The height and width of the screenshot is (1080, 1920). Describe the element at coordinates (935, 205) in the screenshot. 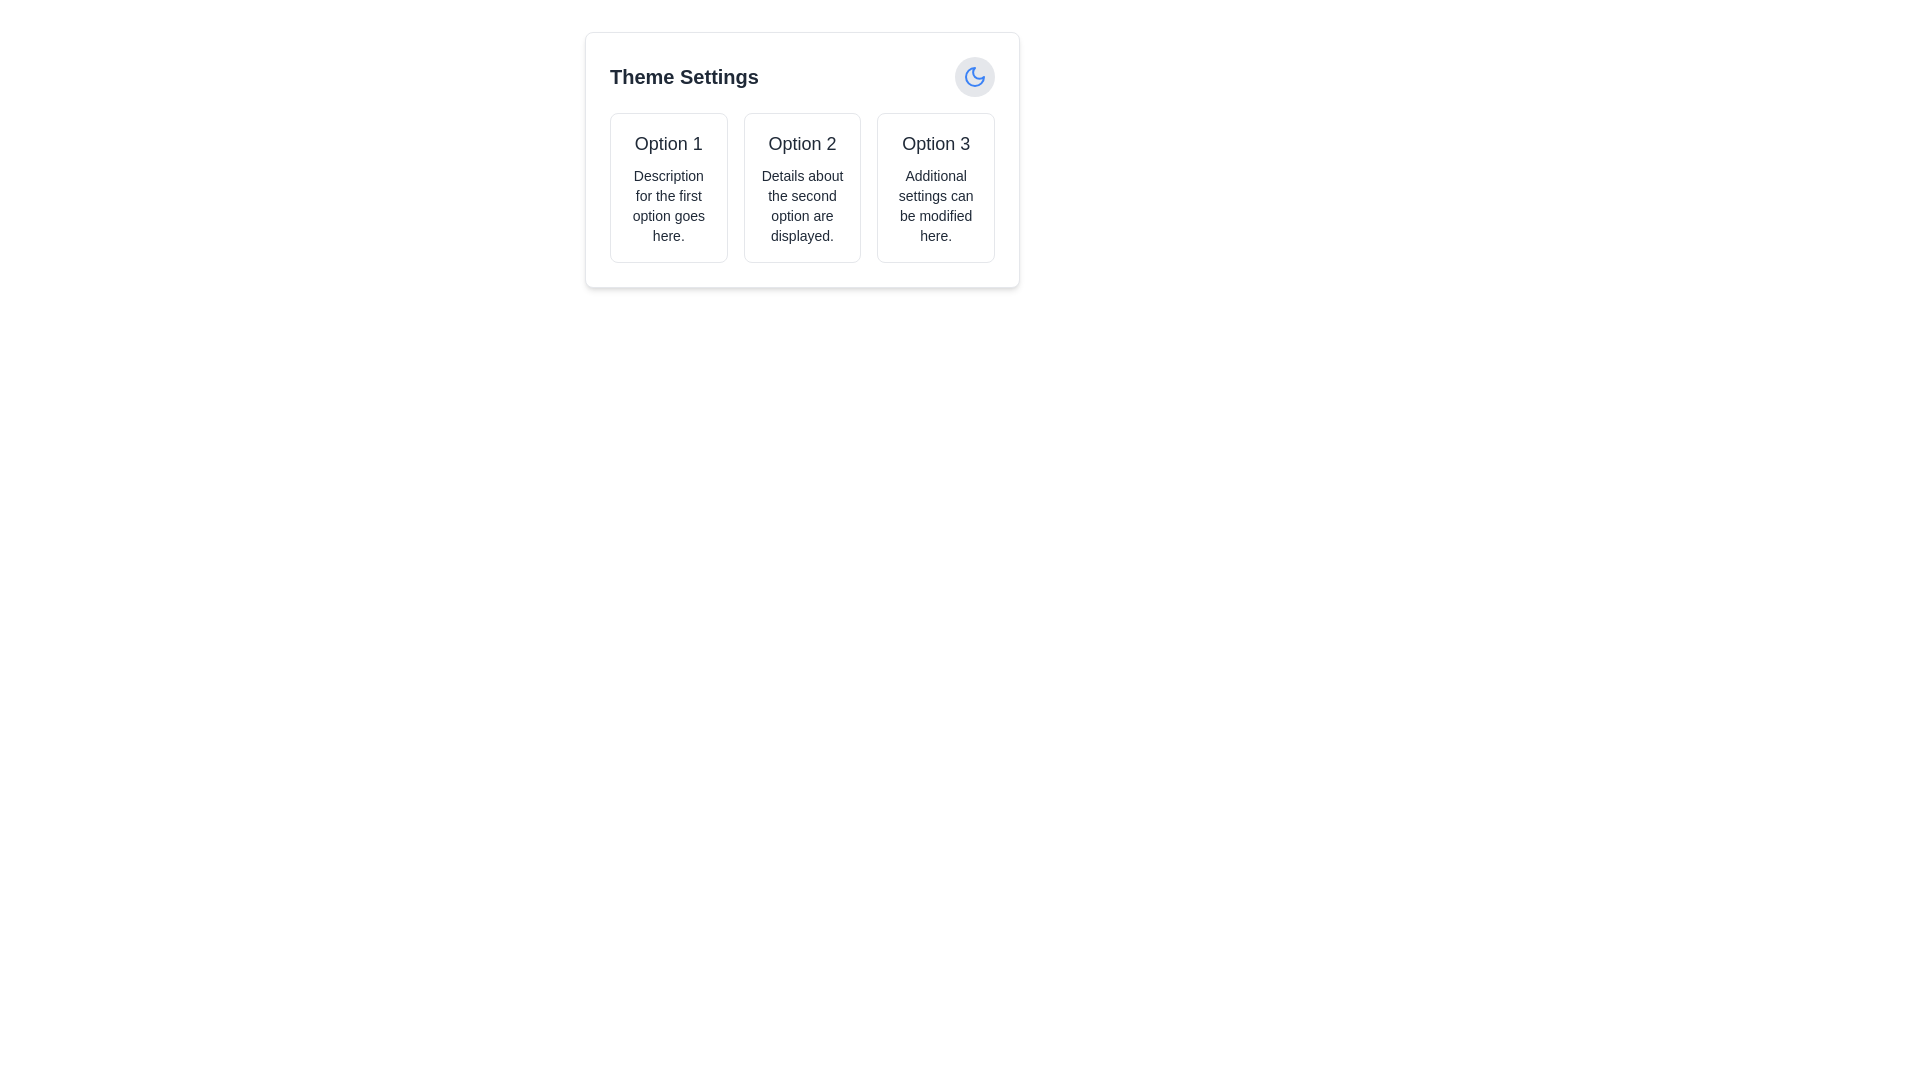

I see `the text element that provides additional information related to the 'Option 3' setting, positioned beneath the 'Option 3' header in the third column of the layout` at that location.